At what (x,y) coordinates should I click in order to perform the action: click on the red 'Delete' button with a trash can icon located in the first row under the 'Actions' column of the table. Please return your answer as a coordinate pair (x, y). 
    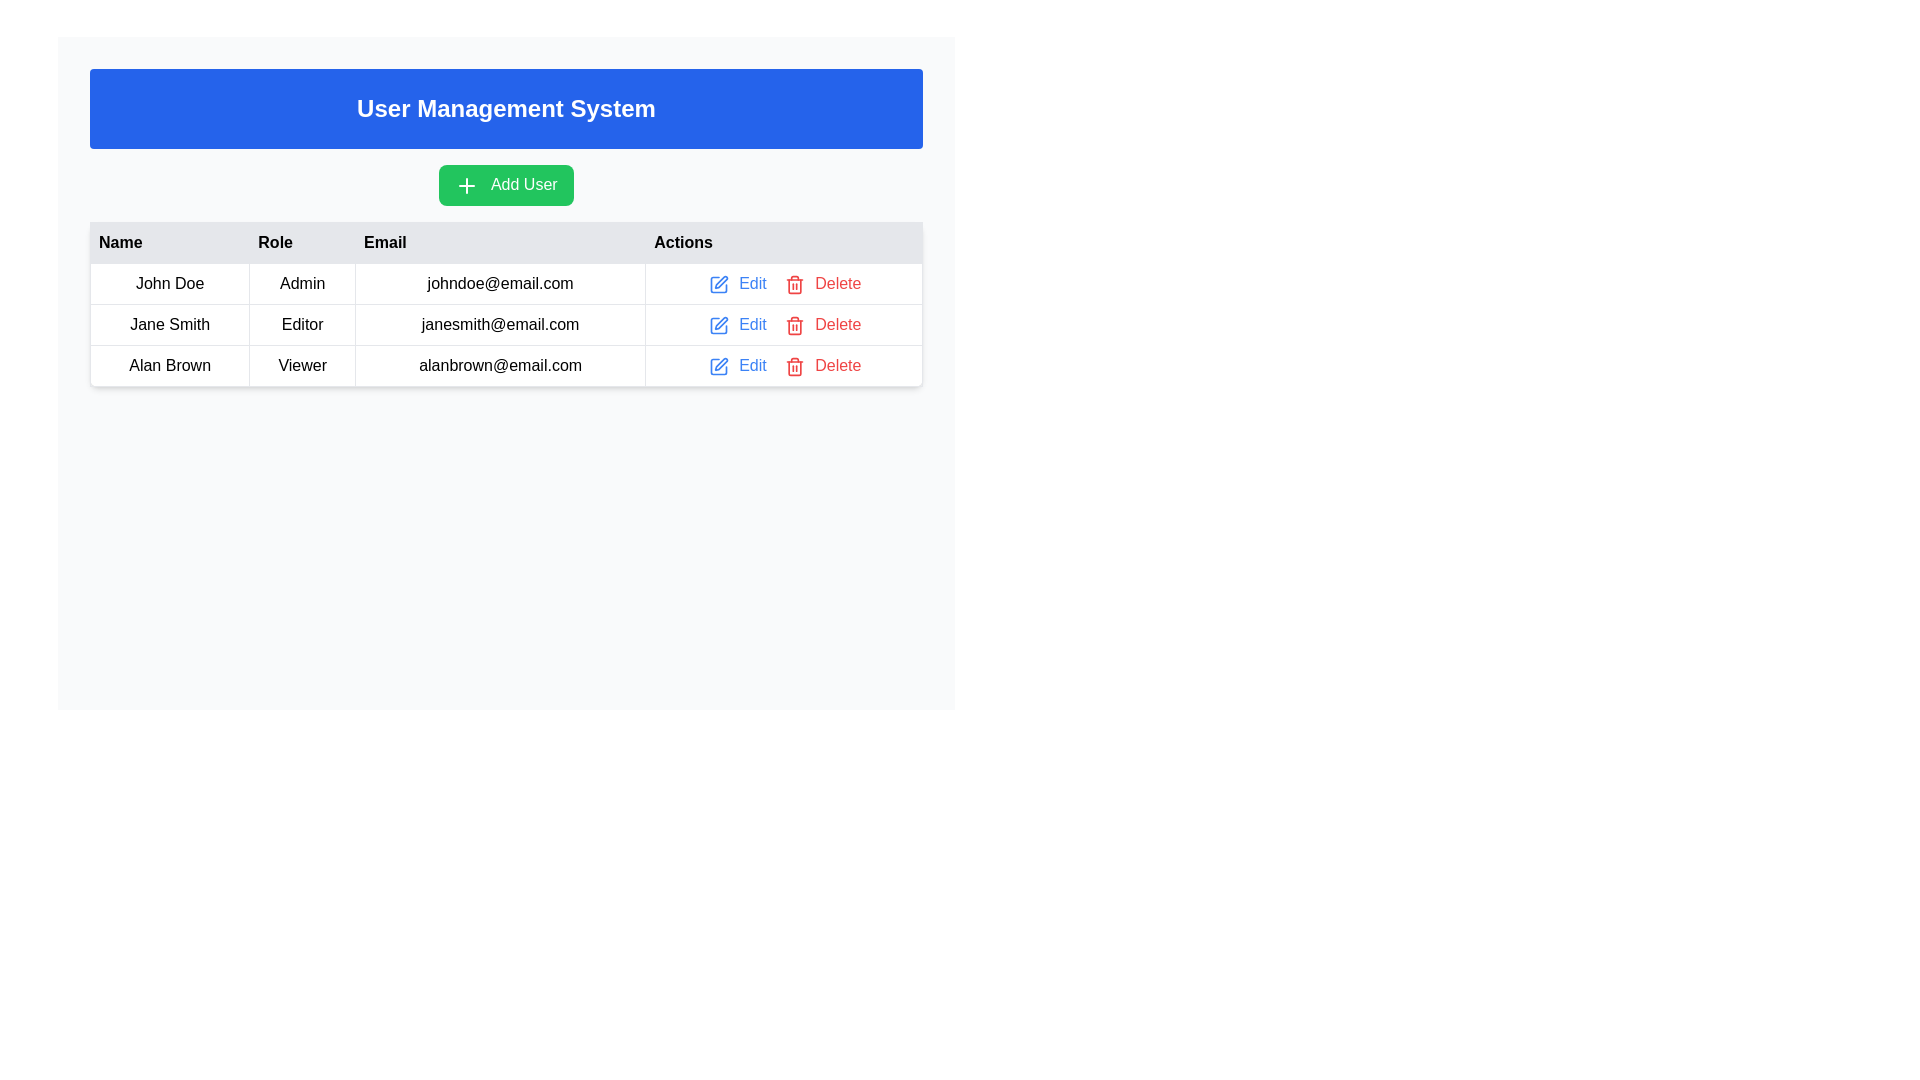
    Looking at the image, I should click on (822, 283).